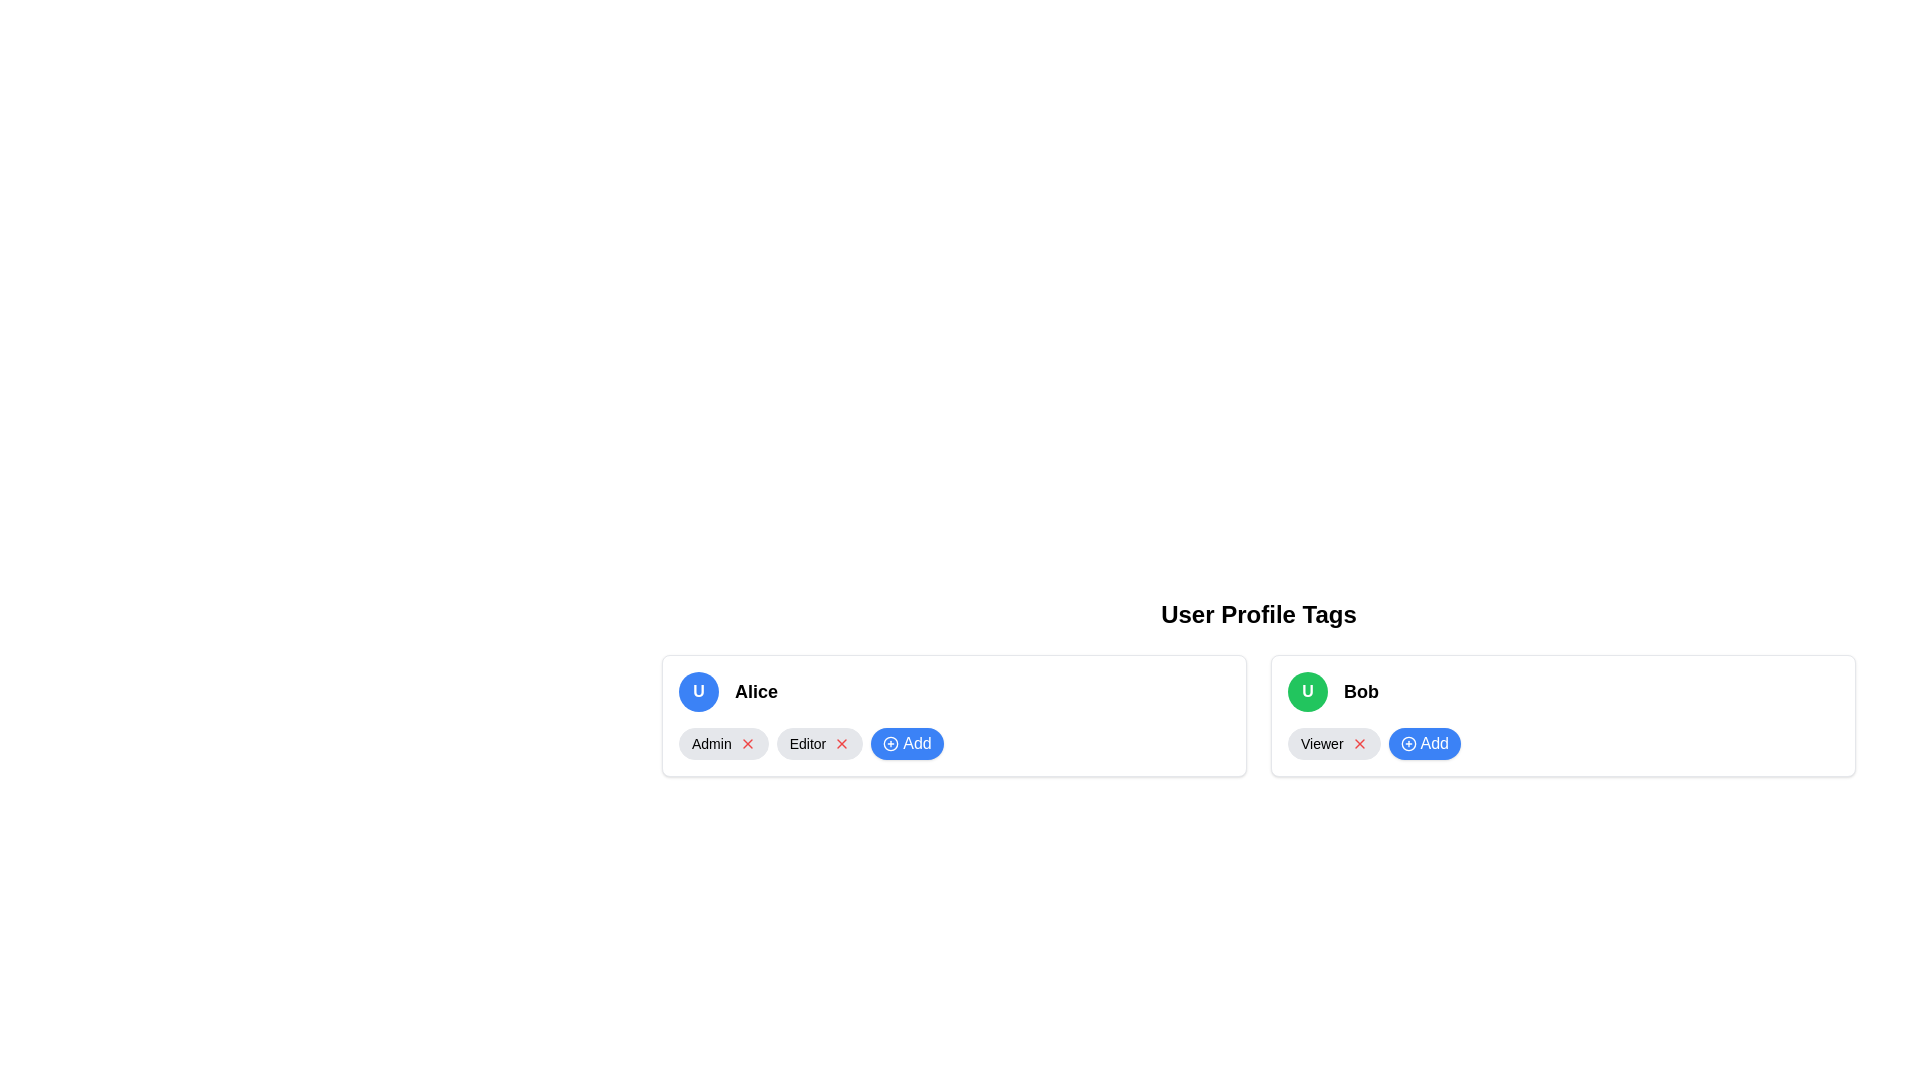 The width and height of the screenshot is (1920, 1080). I want to click on the circular '+' icon inside the 'Add' button, which is part of the user profile tag interface, so click(890, 744).